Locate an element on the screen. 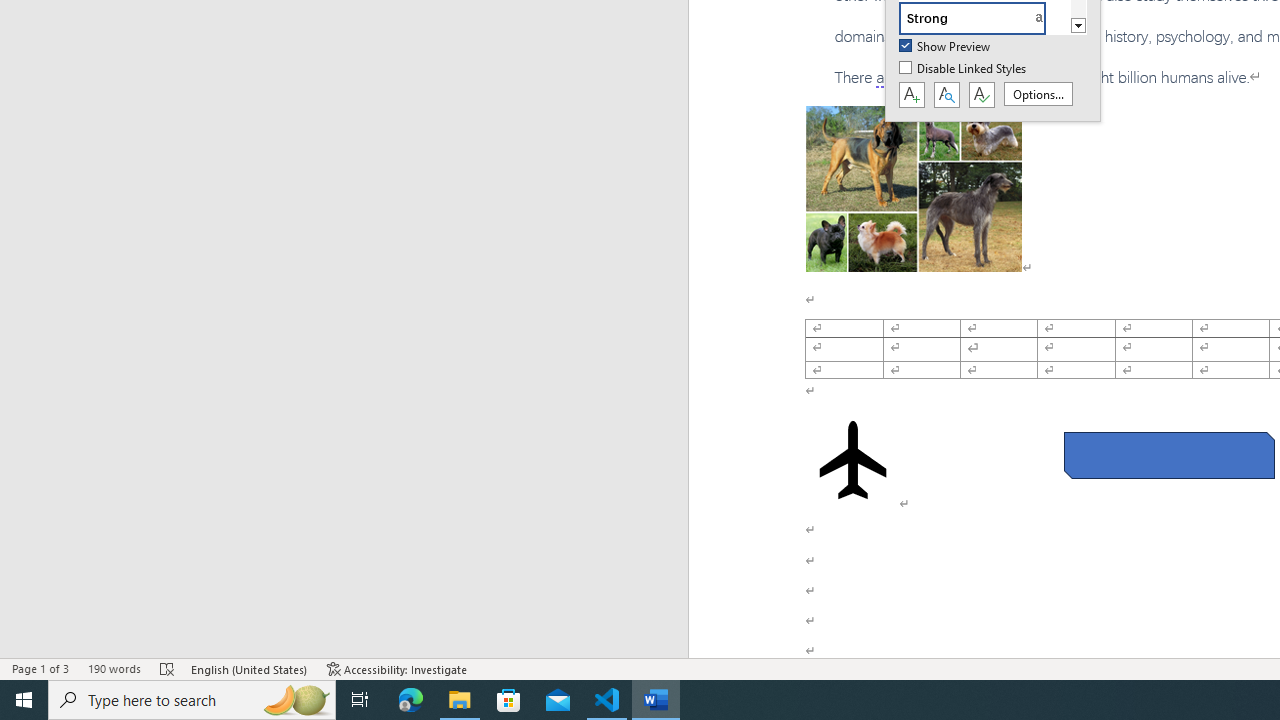 This screenshot has height=720, width=1280. 'Class: NetUIButton' is located at coordinates (981, 95).